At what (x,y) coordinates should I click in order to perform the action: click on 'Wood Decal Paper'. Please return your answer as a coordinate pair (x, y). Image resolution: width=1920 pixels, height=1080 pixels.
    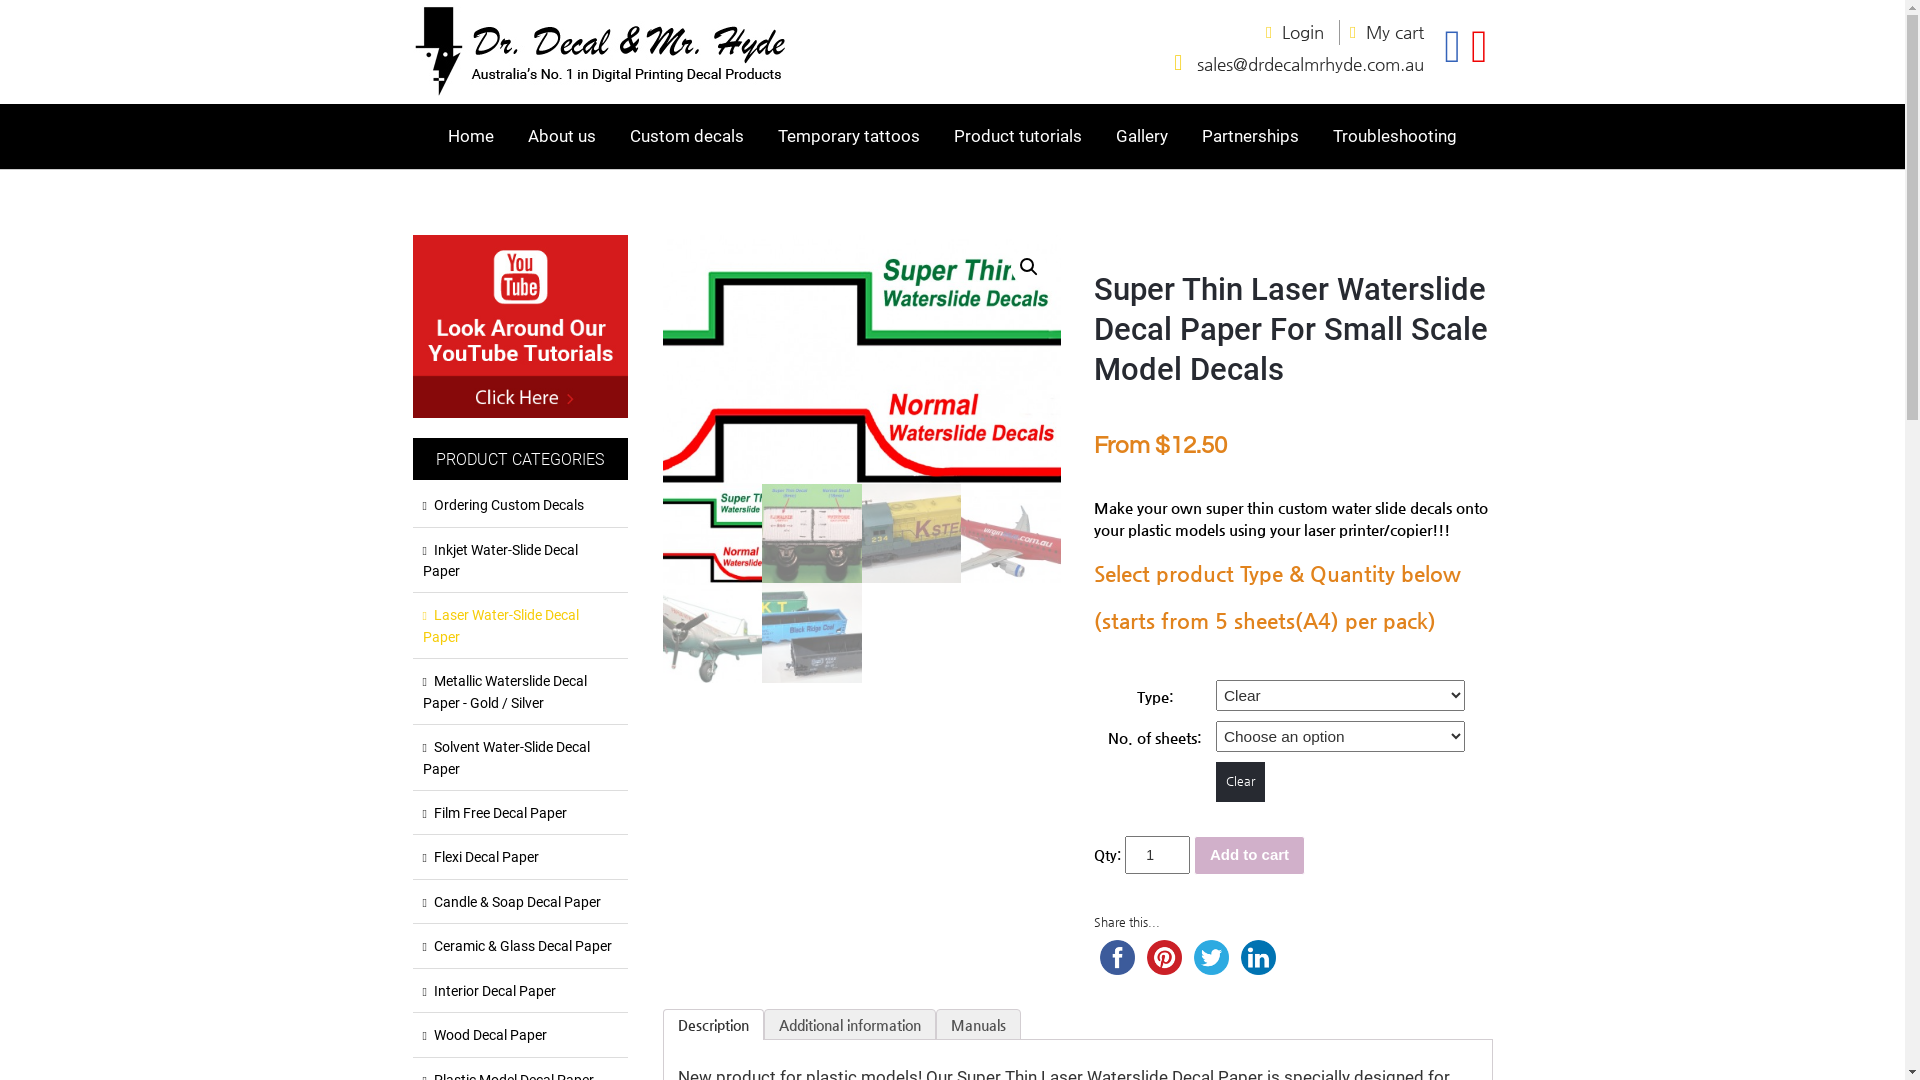
    Looking at the image, I should click on (421, 1035).